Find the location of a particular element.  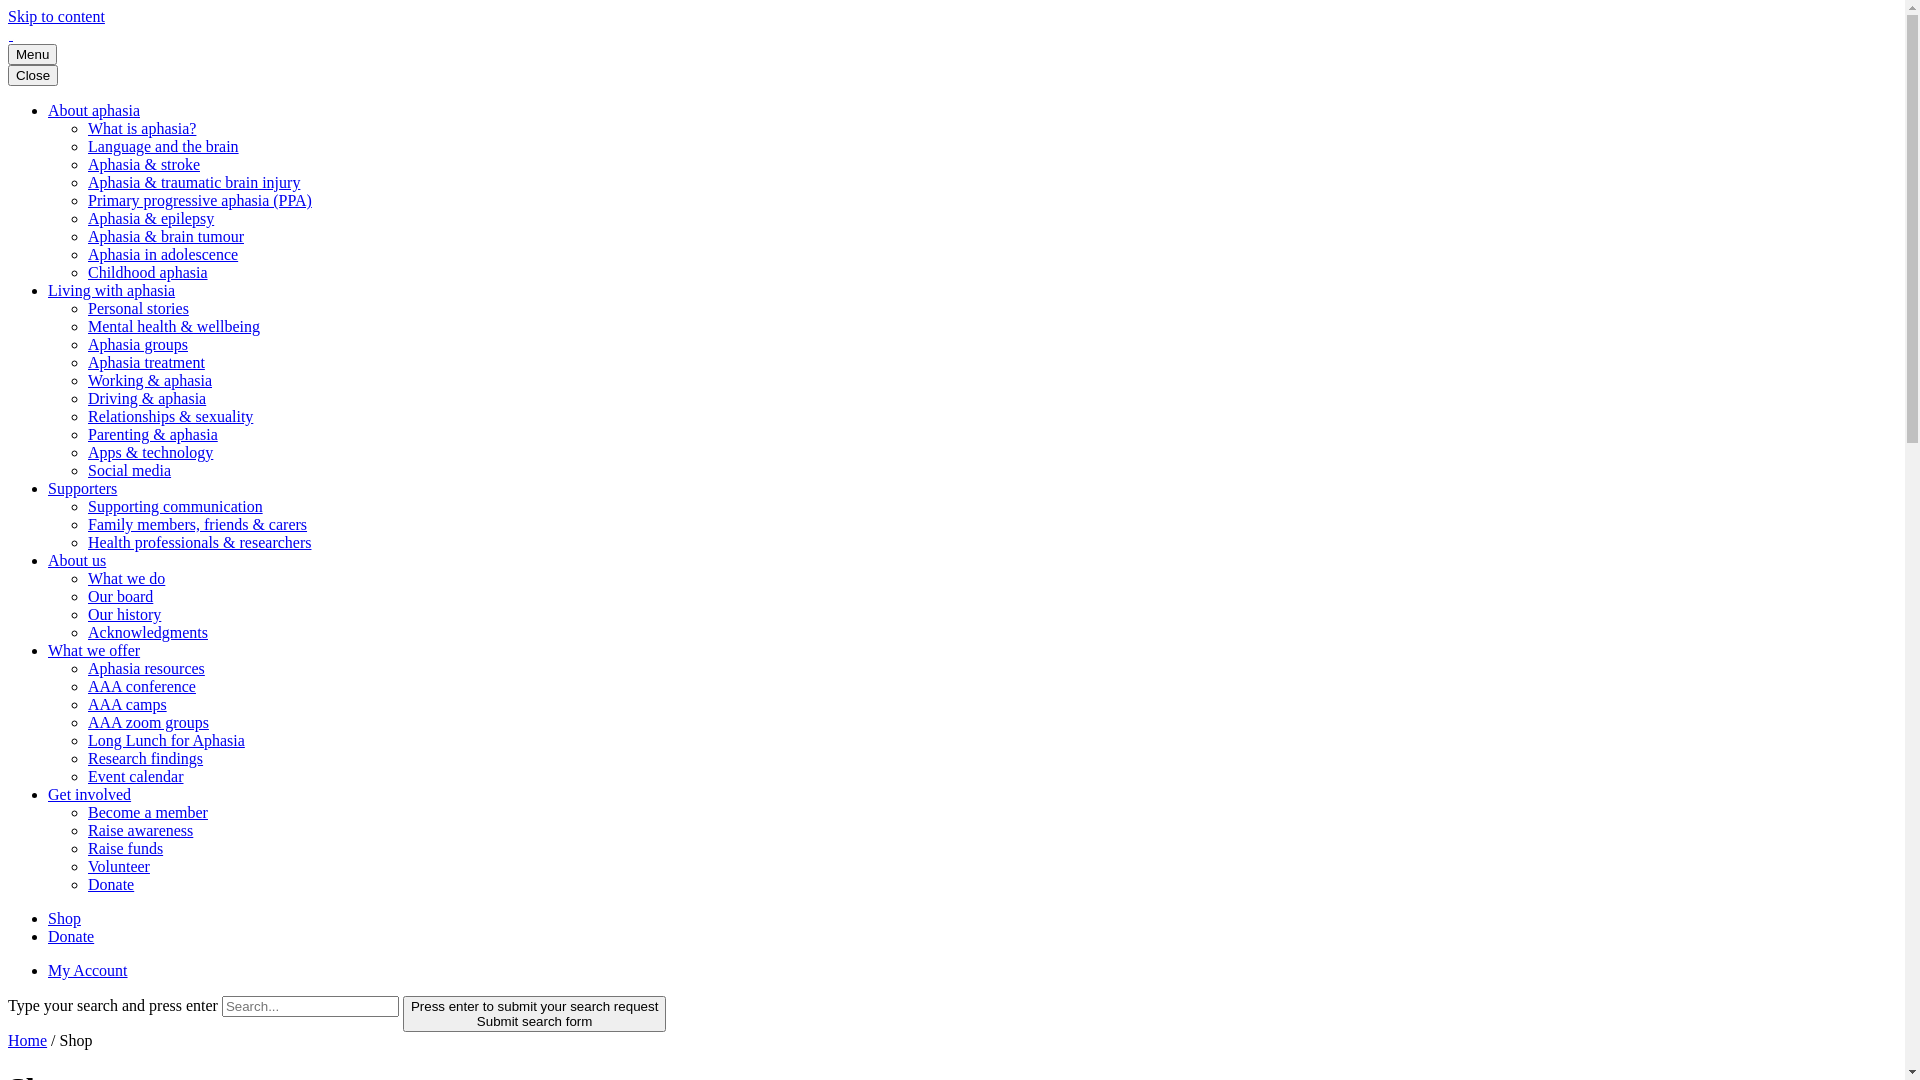

'Skip to content' is located at coordinates (56, 16).